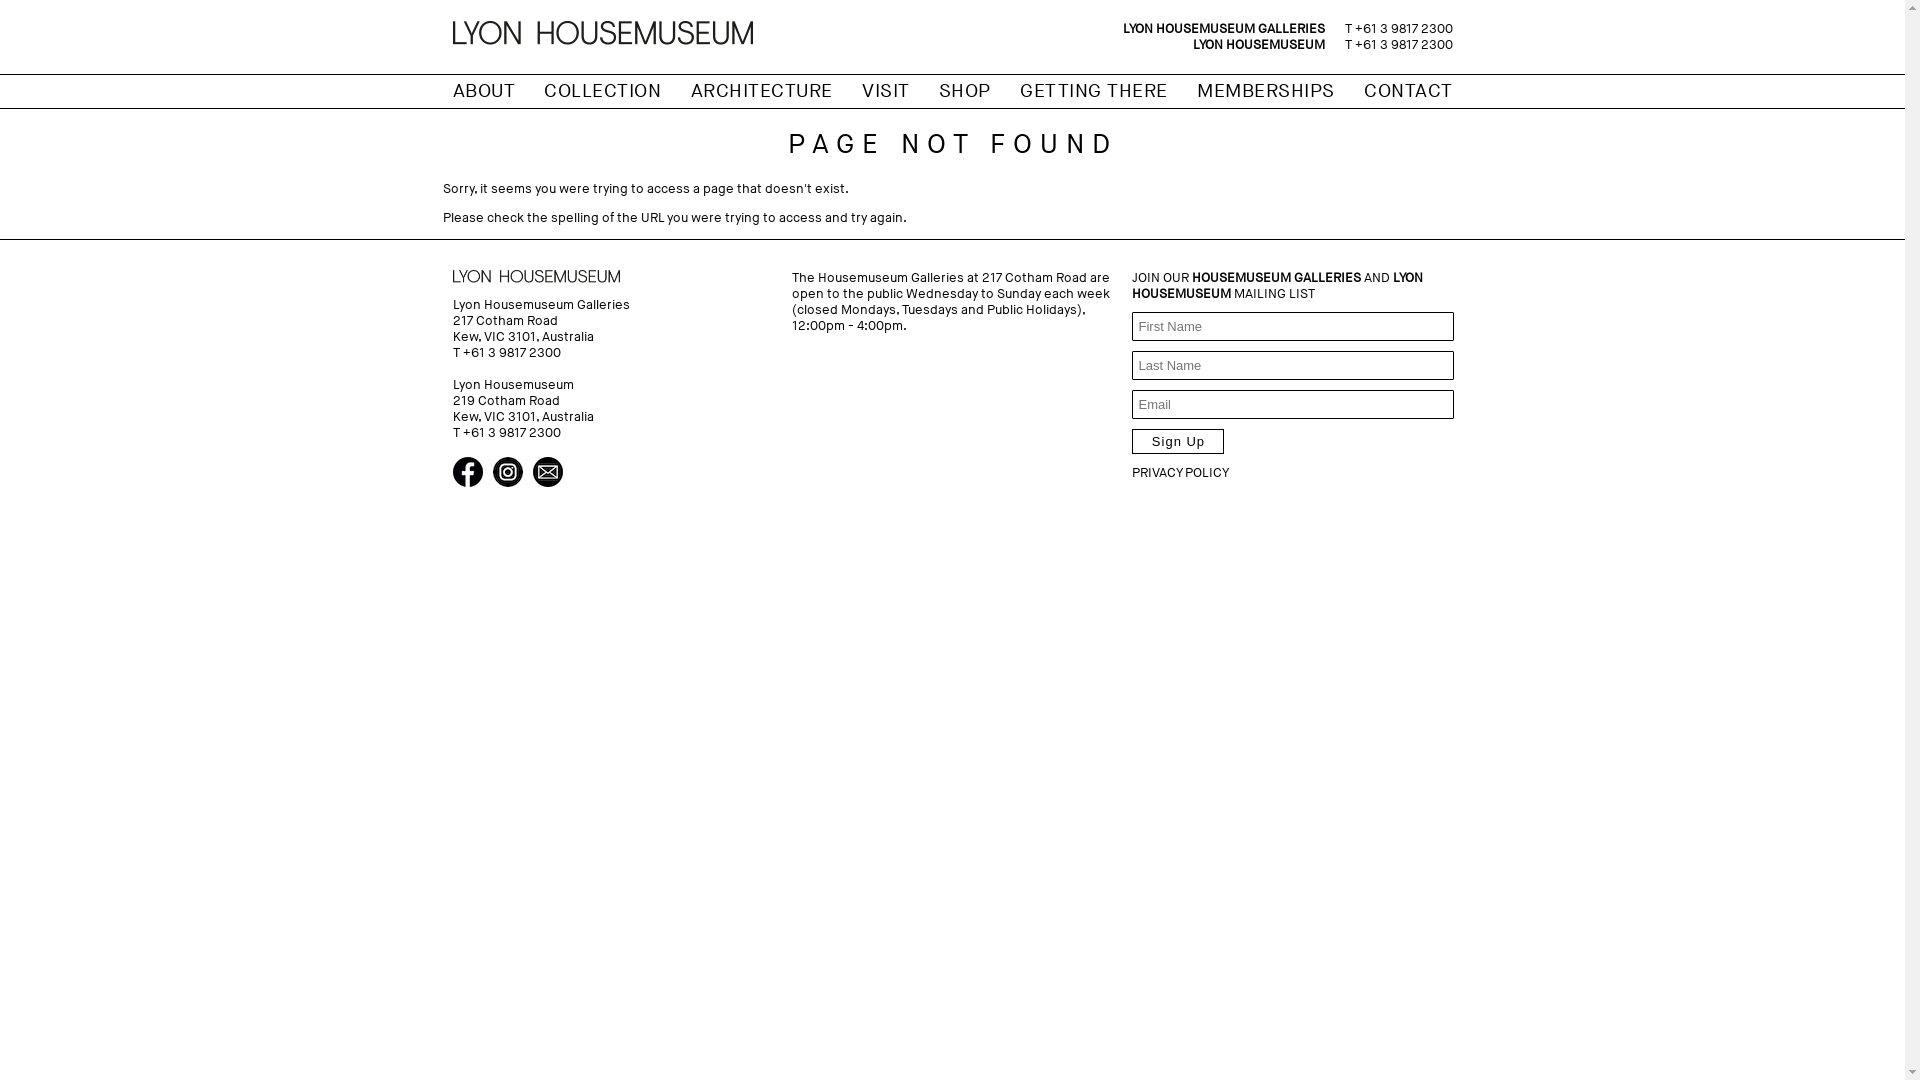 The image size is (1920, 1080). Describe the element at coordinates (761, 91) in the screenshot. I see `'ARCHITECTURE'` at that location.